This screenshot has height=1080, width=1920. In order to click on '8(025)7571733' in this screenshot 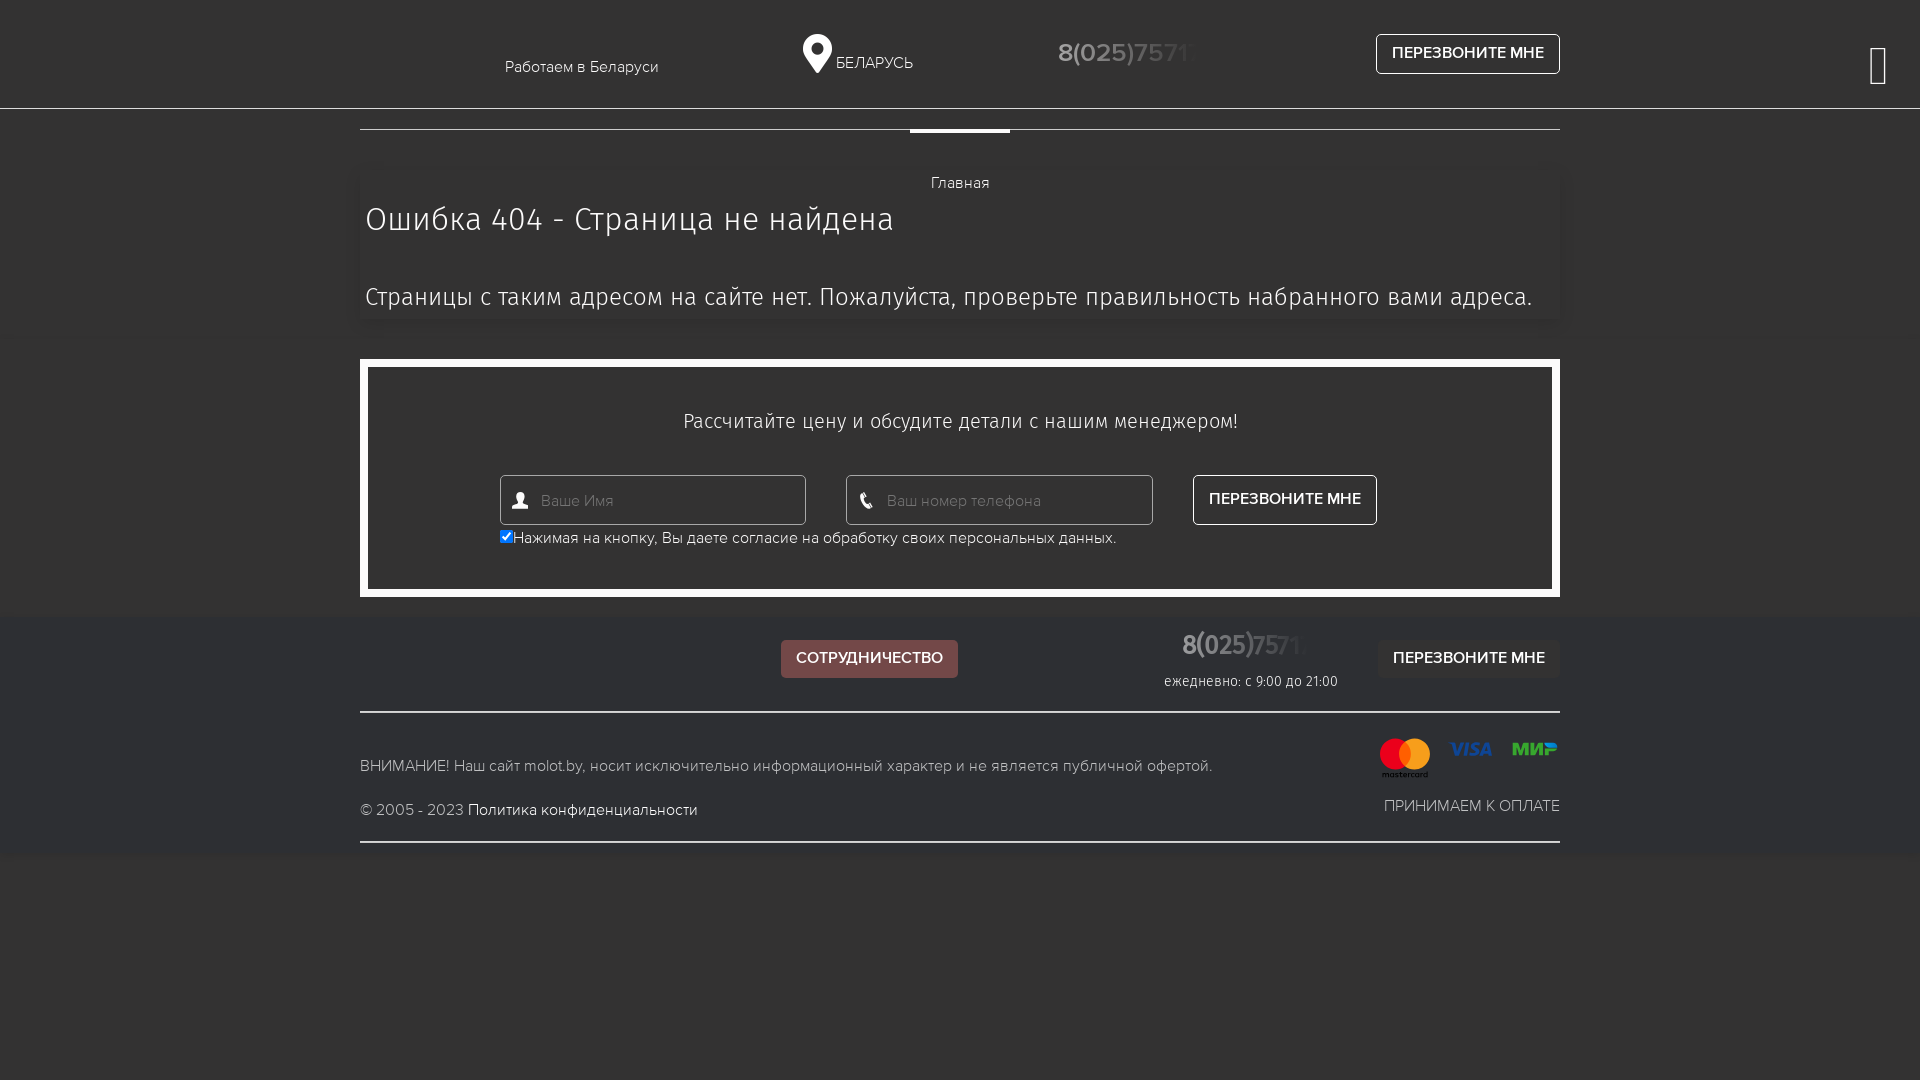, I will do `click(1258, 645)`.